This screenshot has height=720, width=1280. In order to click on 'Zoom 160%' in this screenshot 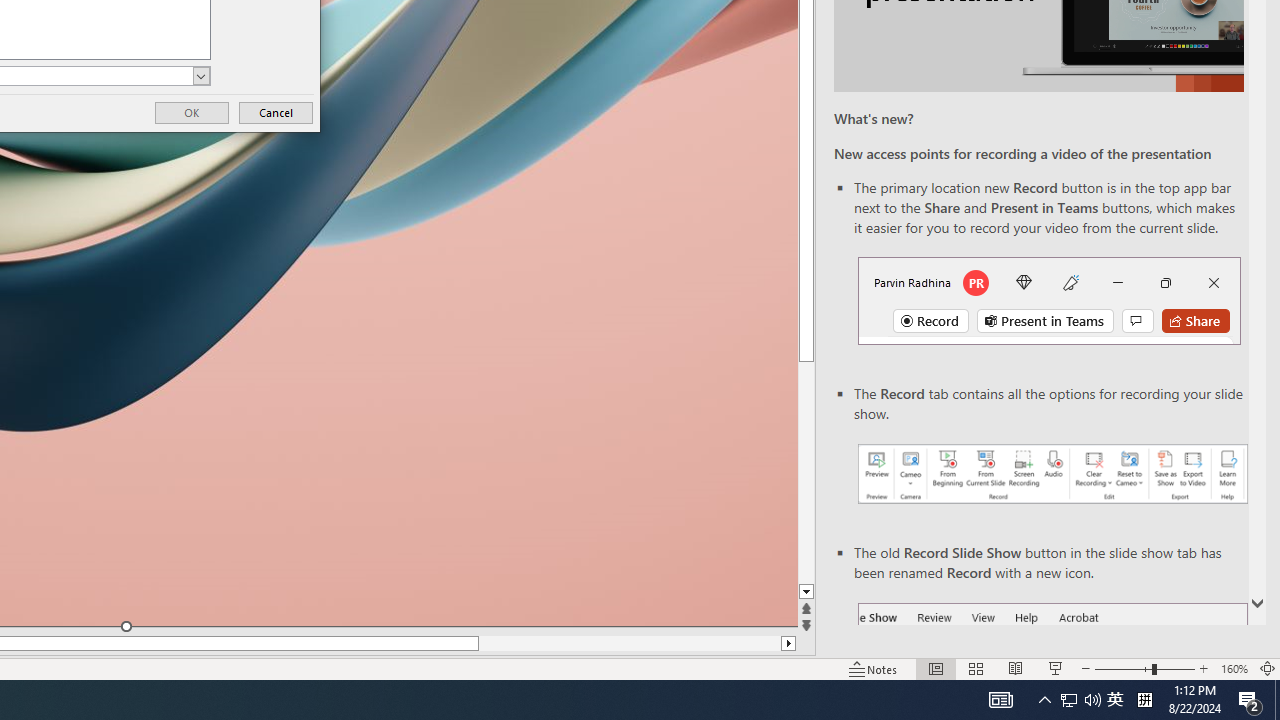, I will do `click(1233, 669)`.